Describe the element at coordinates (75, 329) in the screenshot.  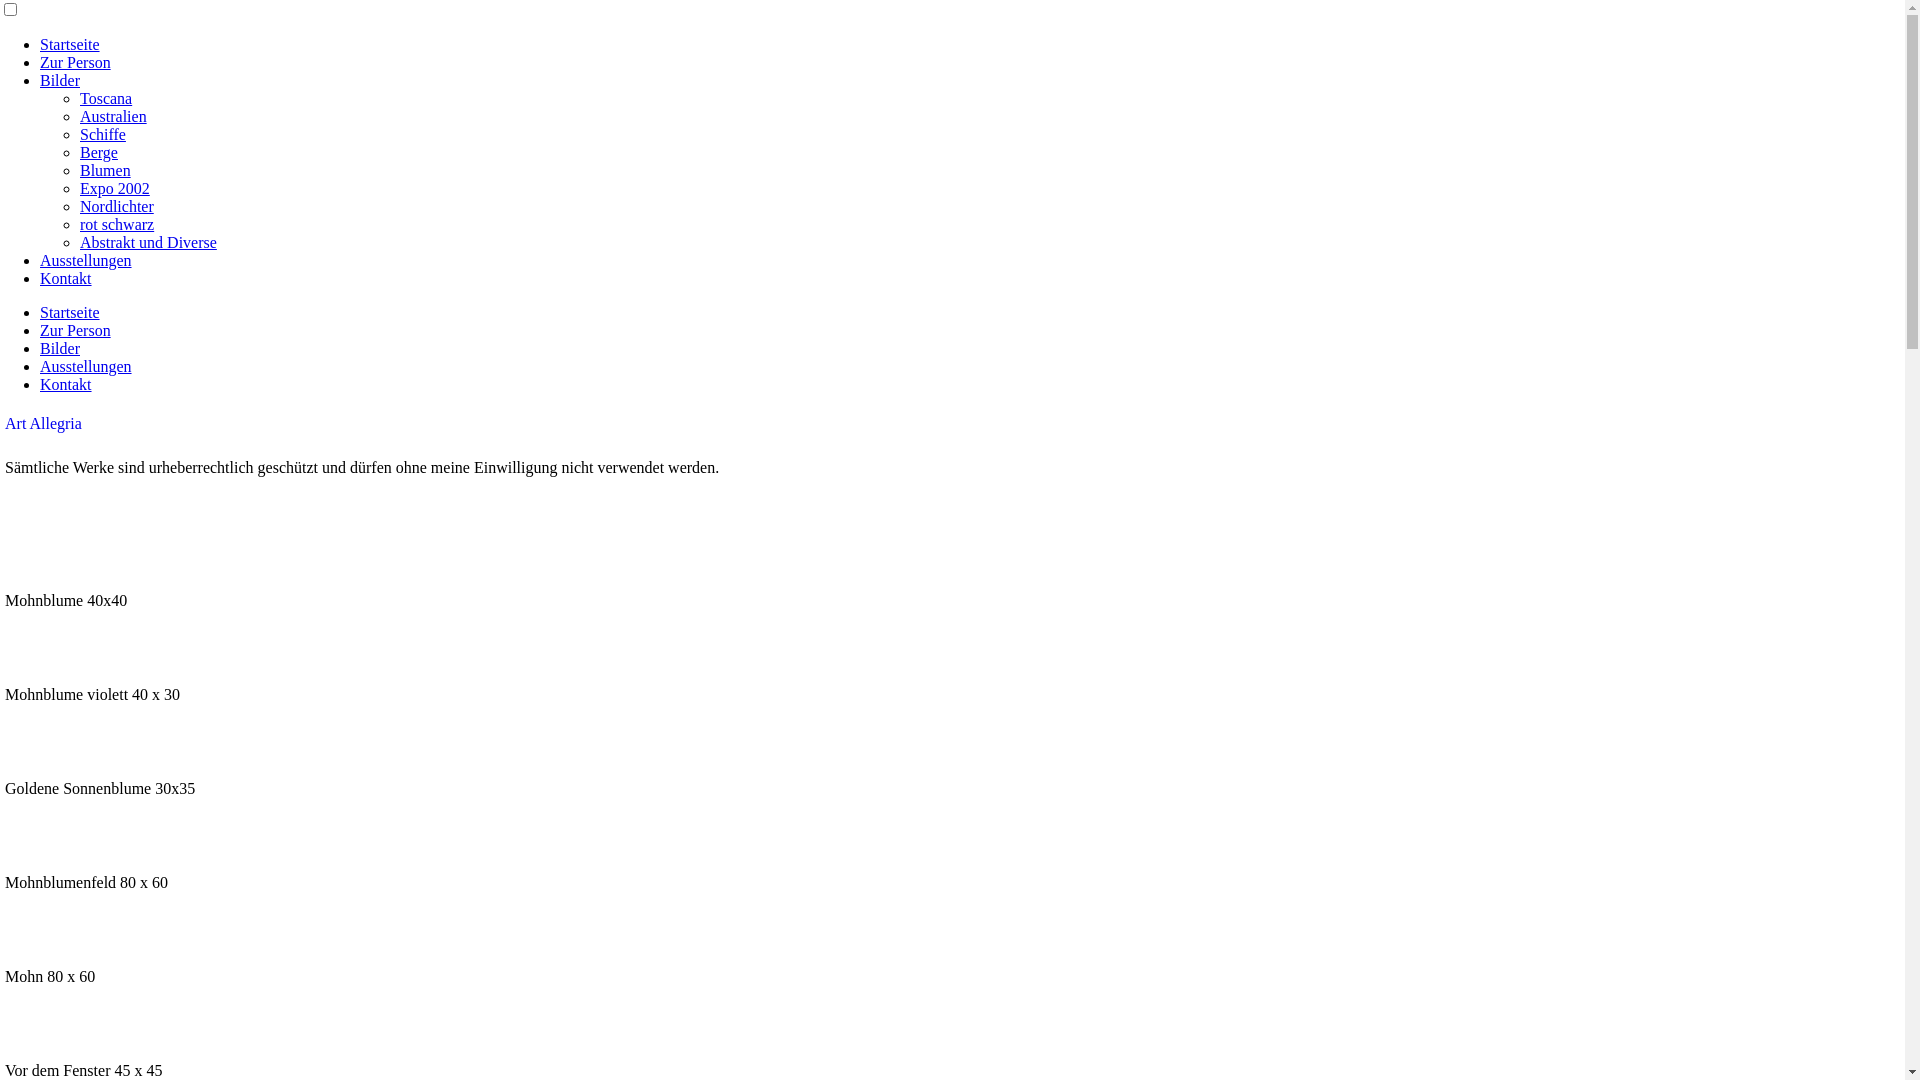
I see `'Zur Person'` at that location.